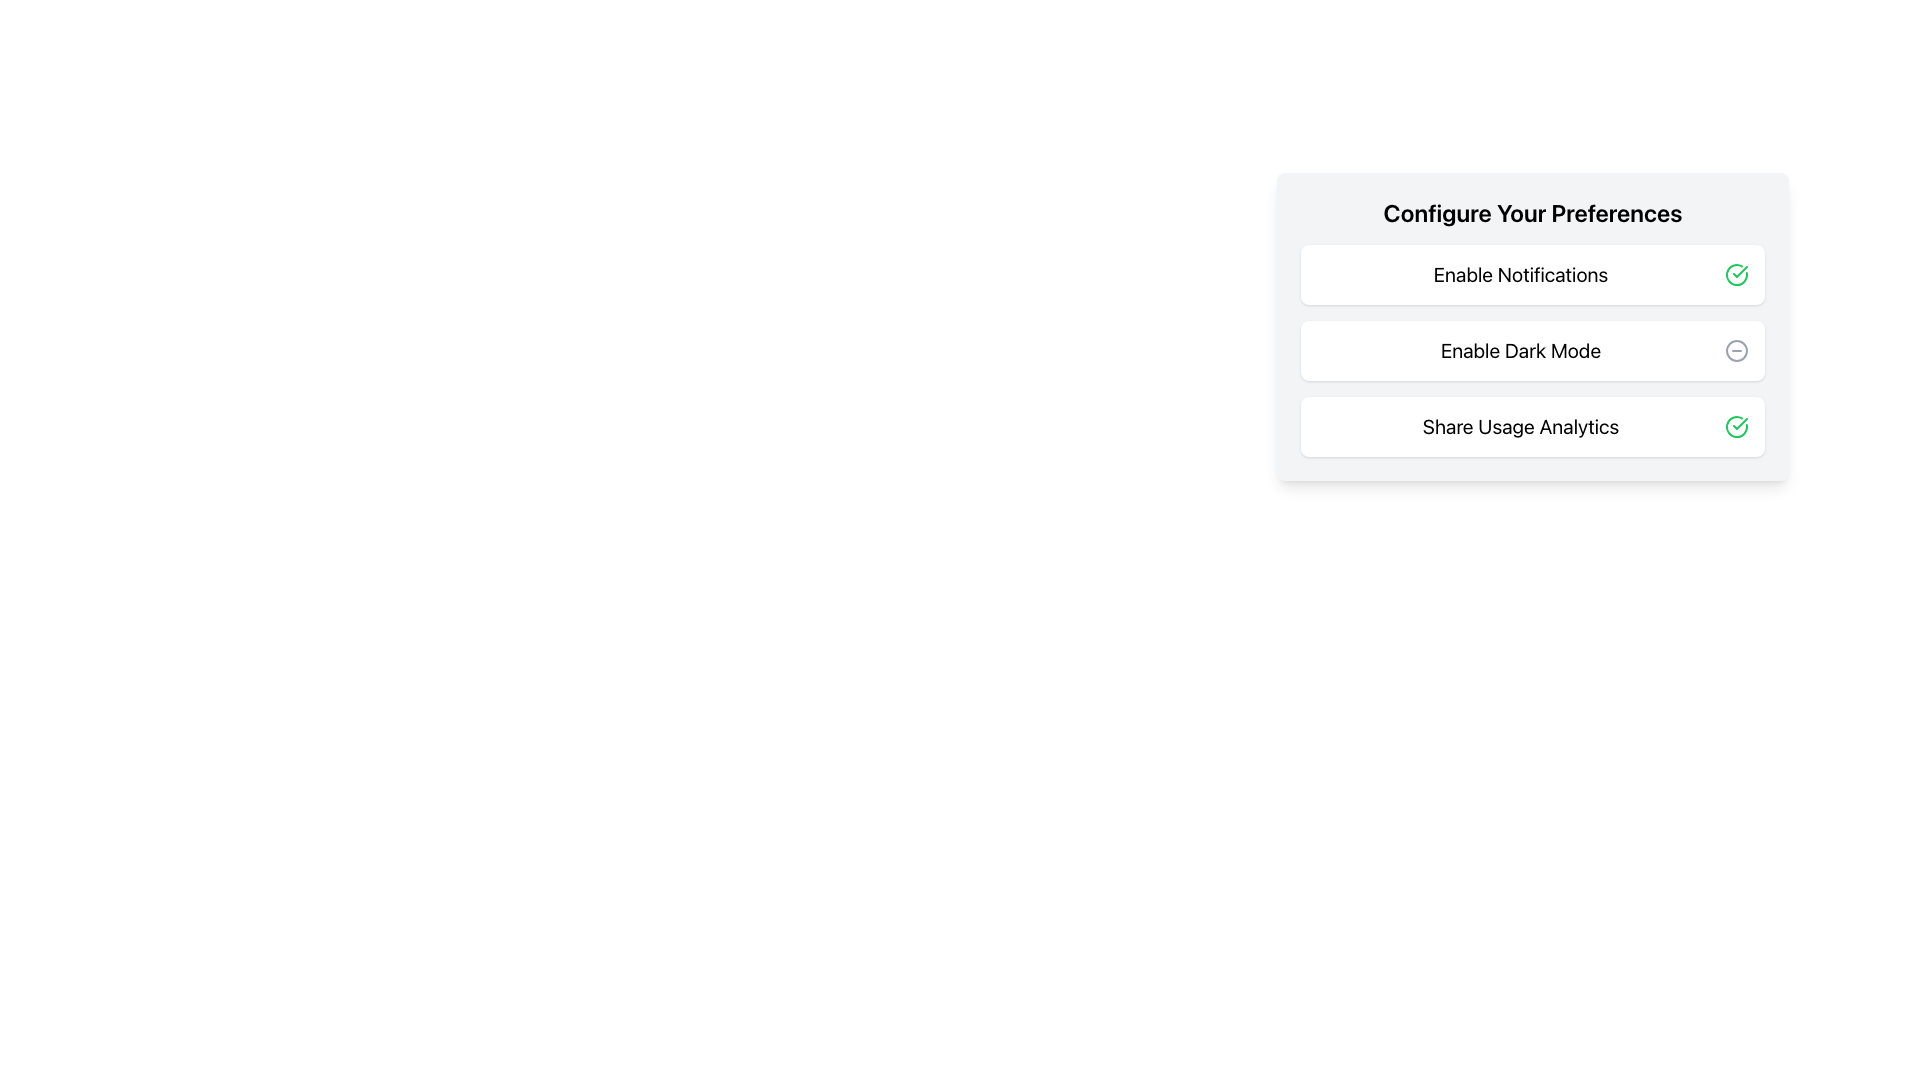 This screenshot has height=1080, width=1920. I want to click on the circular icon with a green border and a checkmark inside, associated with the text 'Share Usage Analytics', so click(1736, 426).